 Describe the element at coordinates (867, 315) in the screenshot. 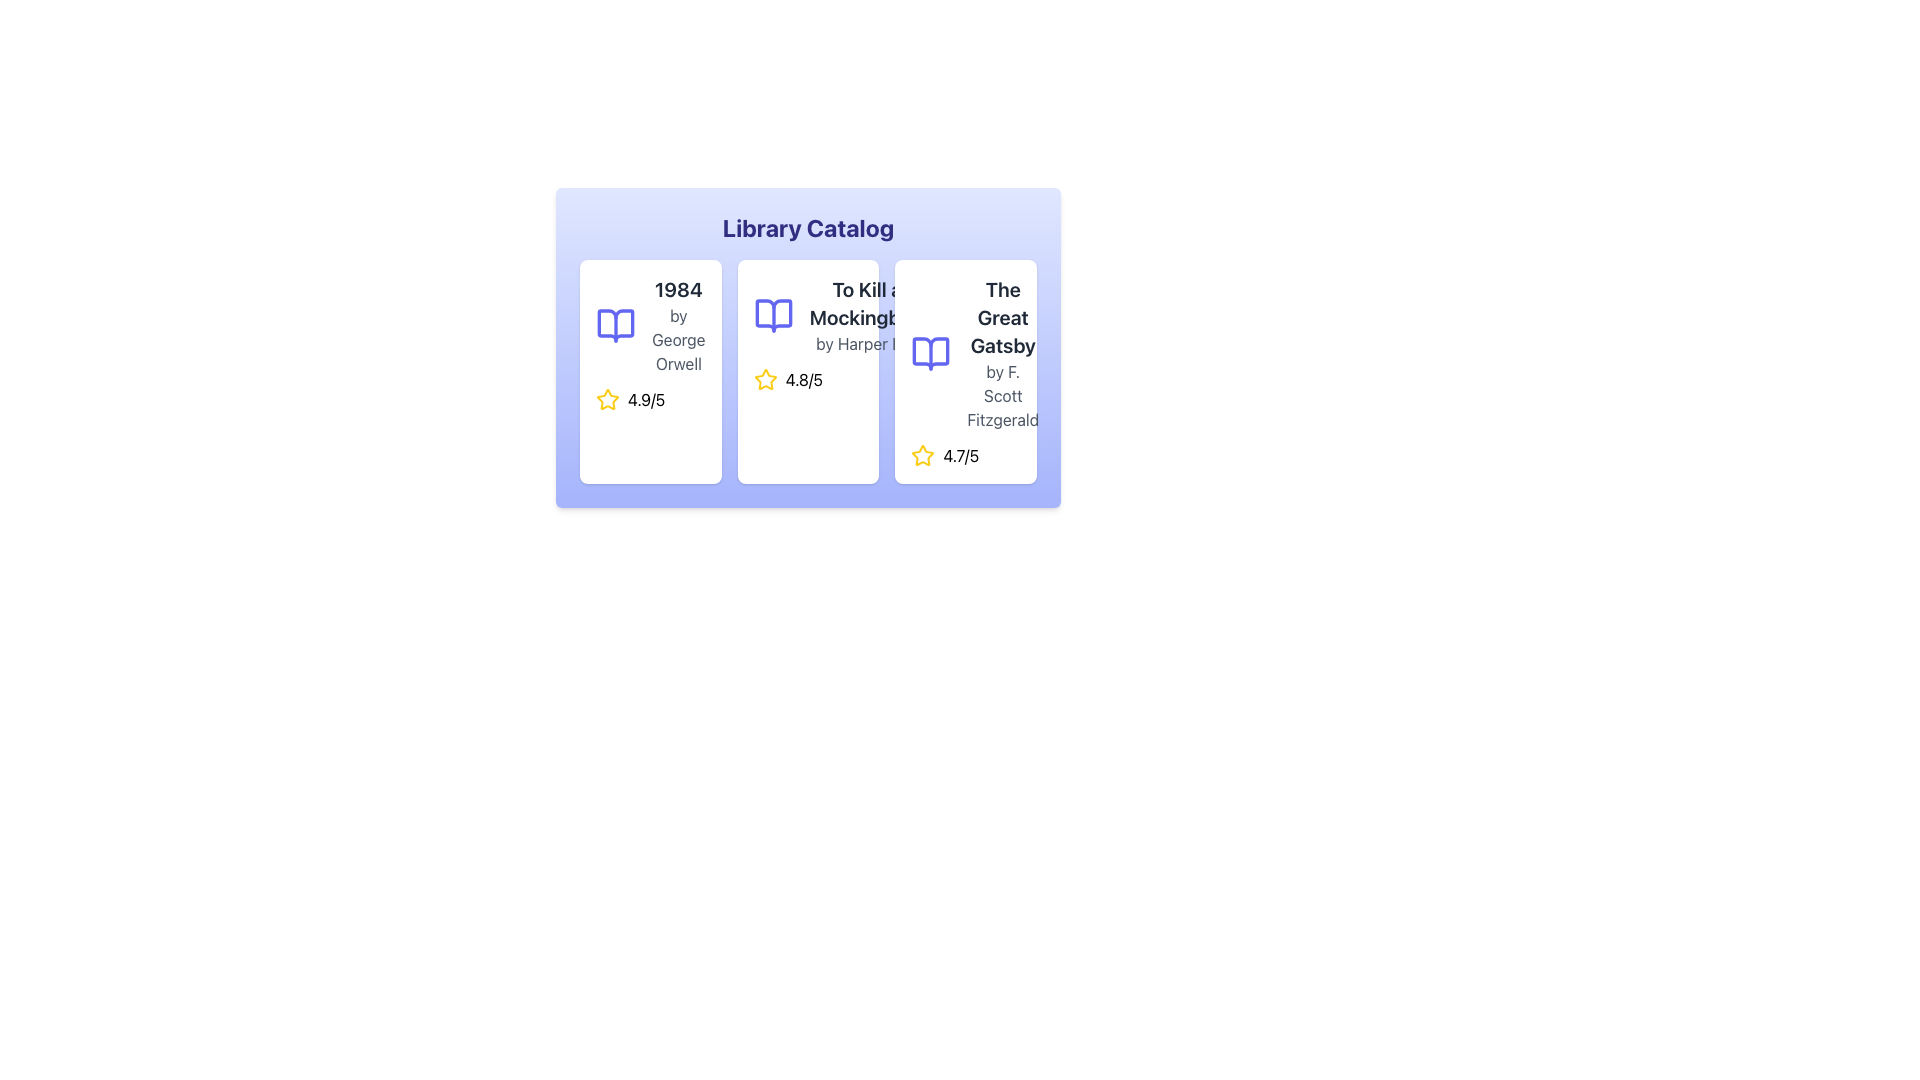

I see `the text block displaying the title 'To Kill a Mockingbird' to interact with its linked action` at that location.